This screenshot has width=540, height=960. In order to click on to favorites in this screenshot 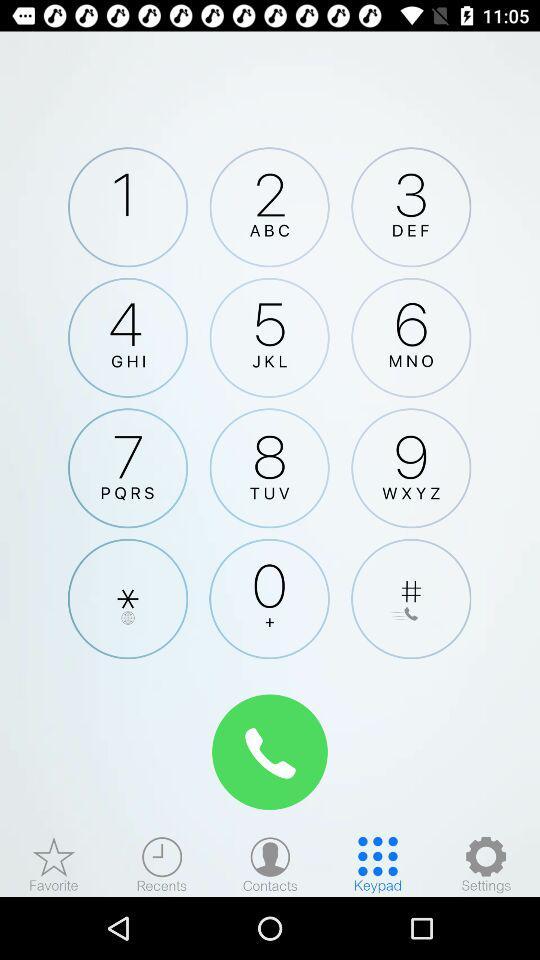, I will do `click(54, 863)`.